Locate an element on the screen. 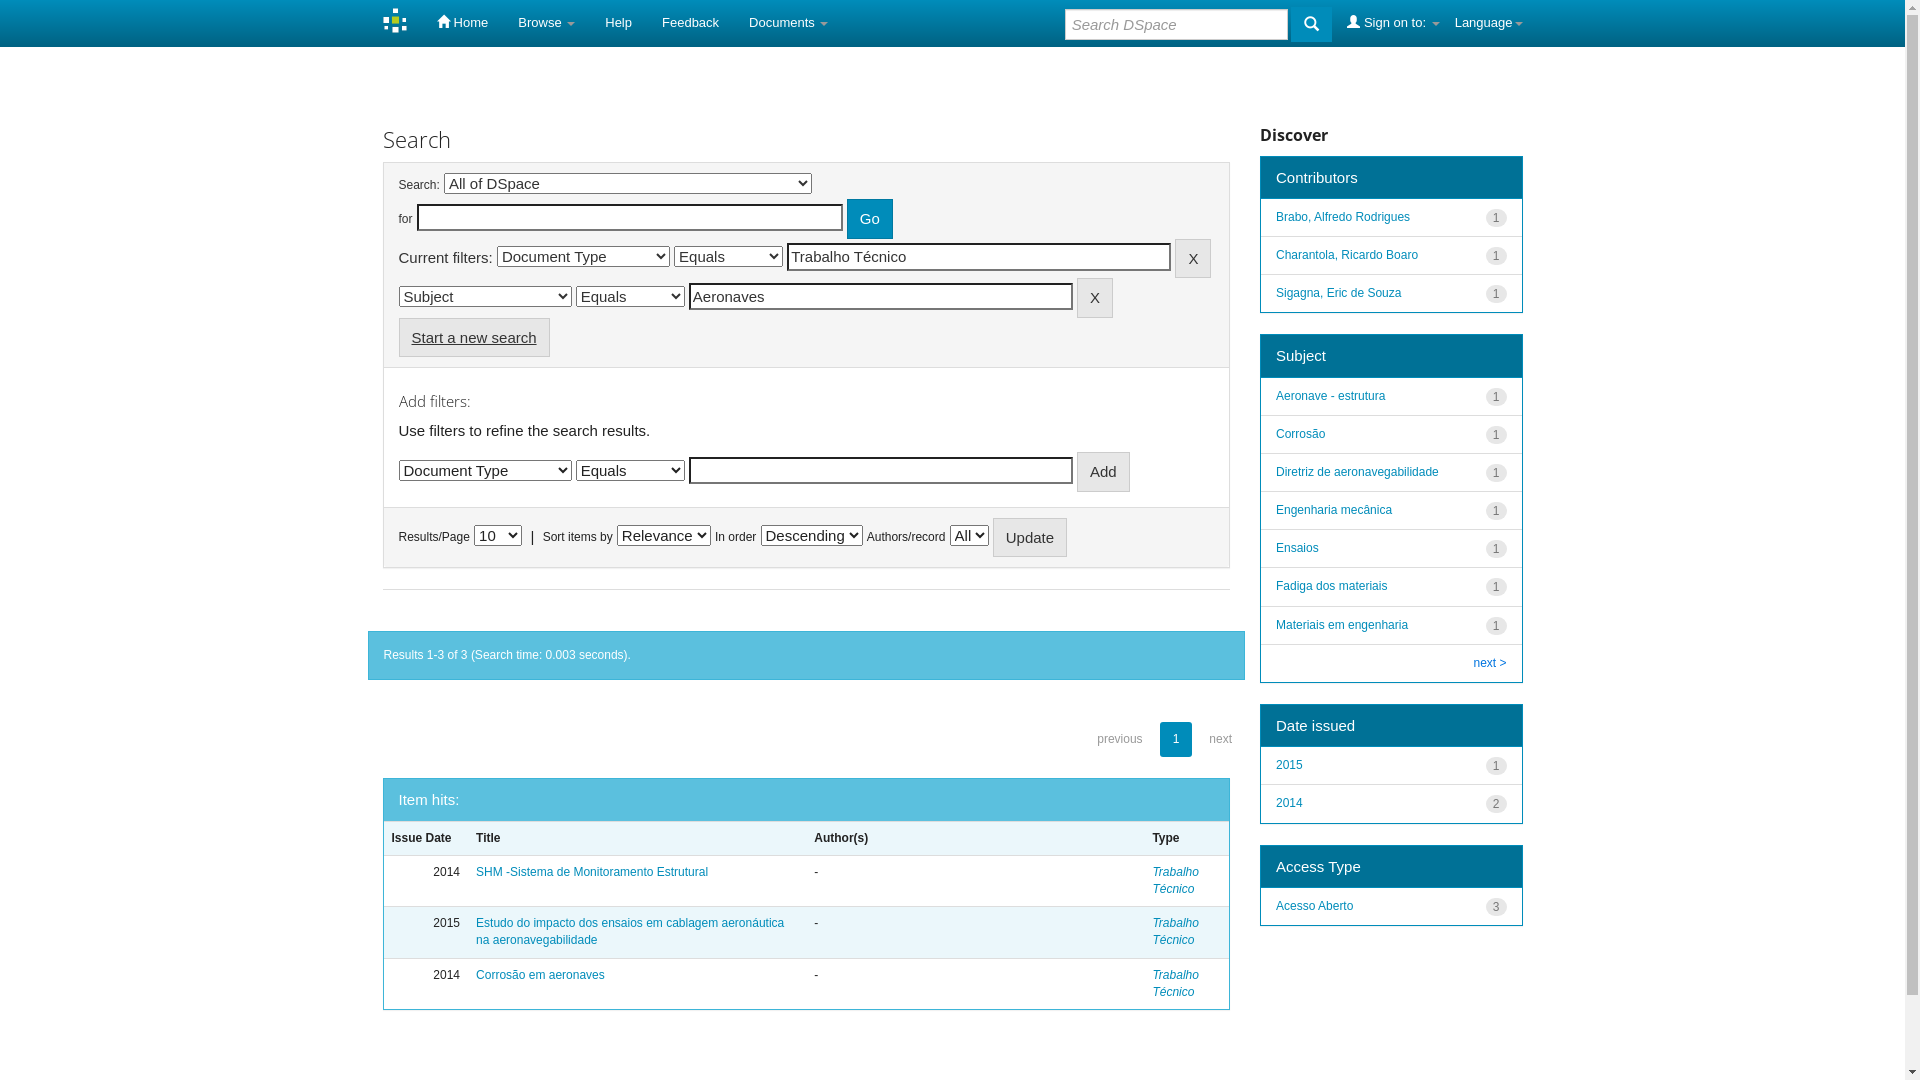 The height and width of the screenshot is (1080, 1920). 'Aeronave - estrutura' is located at coordinates (1275, 396).